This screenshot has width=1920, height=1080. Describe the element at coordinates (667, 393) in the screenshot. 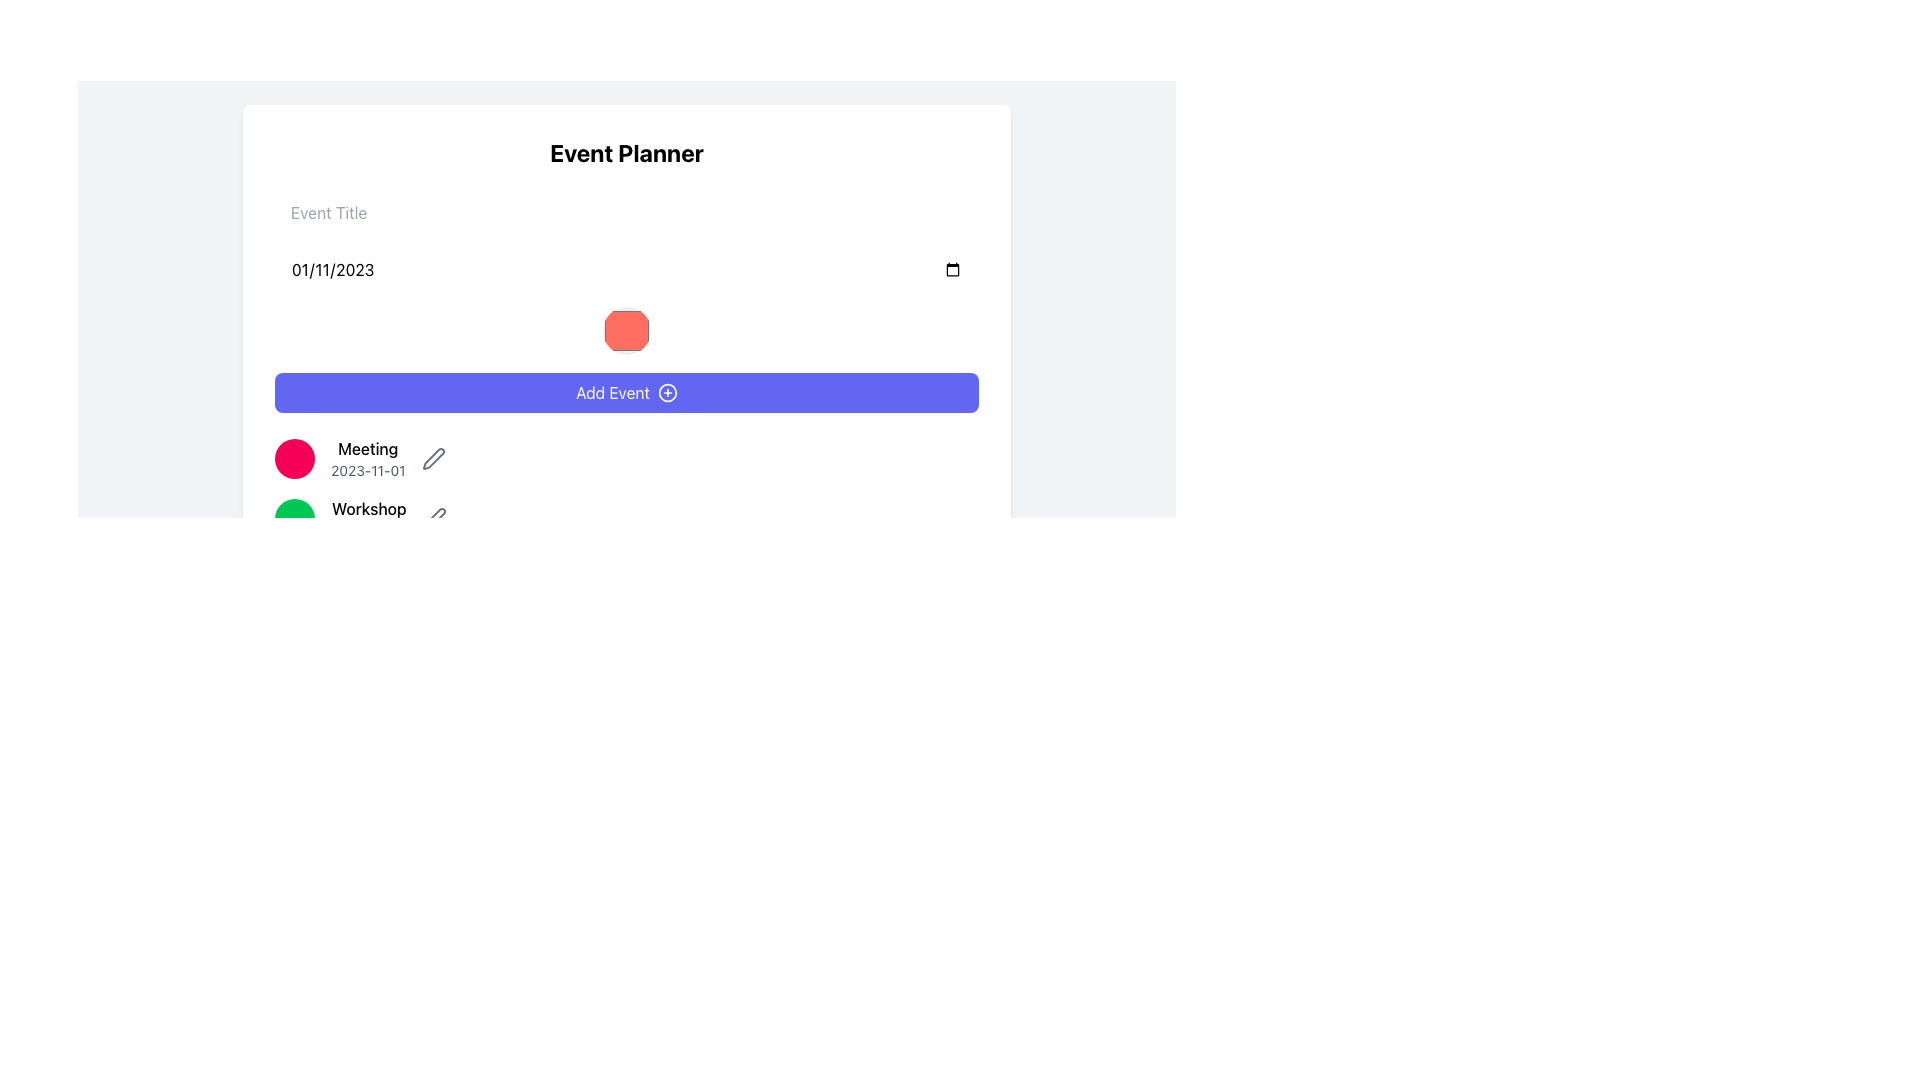

I see `circle with plus sign icon located within the 'Add Event' button for accessibility purposes` at that location.